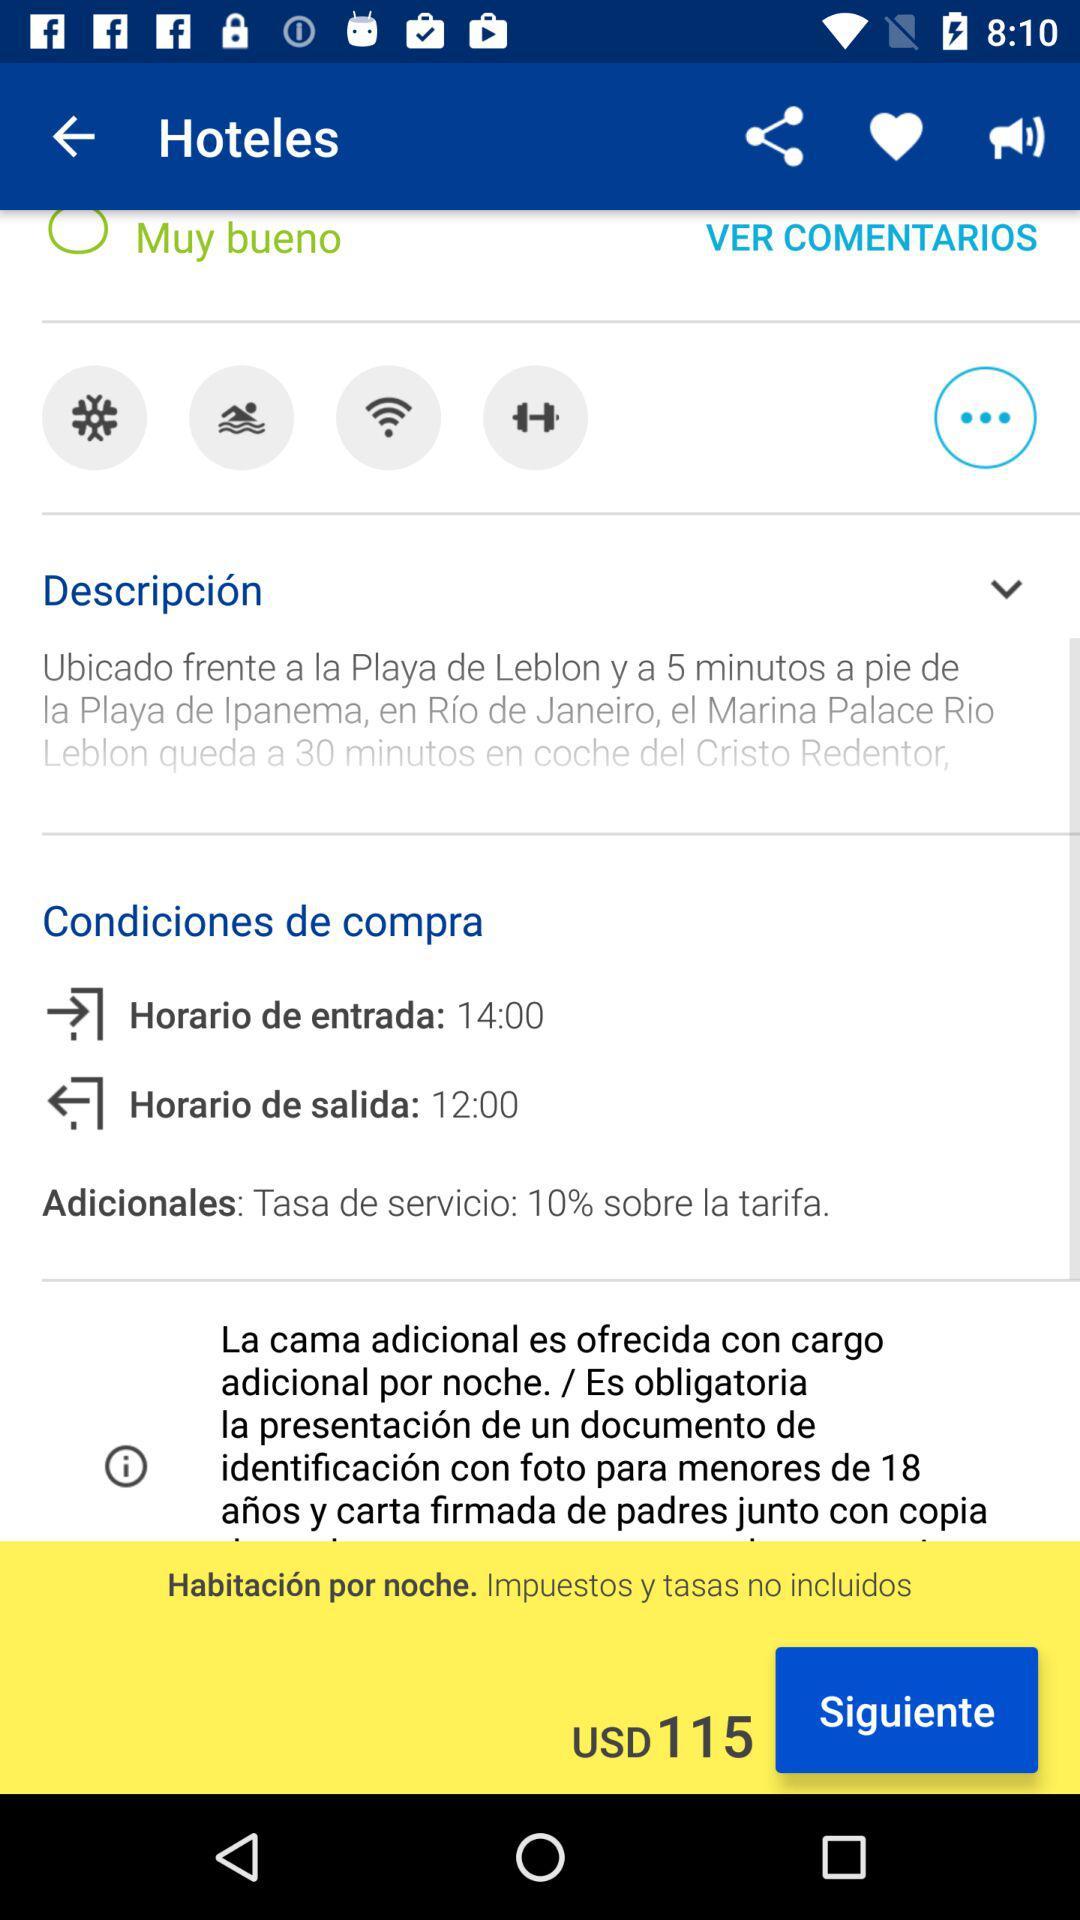 The width and height of the screenshot is (1080, 1920). I want to click on icon above the 8, so click(72, 135).